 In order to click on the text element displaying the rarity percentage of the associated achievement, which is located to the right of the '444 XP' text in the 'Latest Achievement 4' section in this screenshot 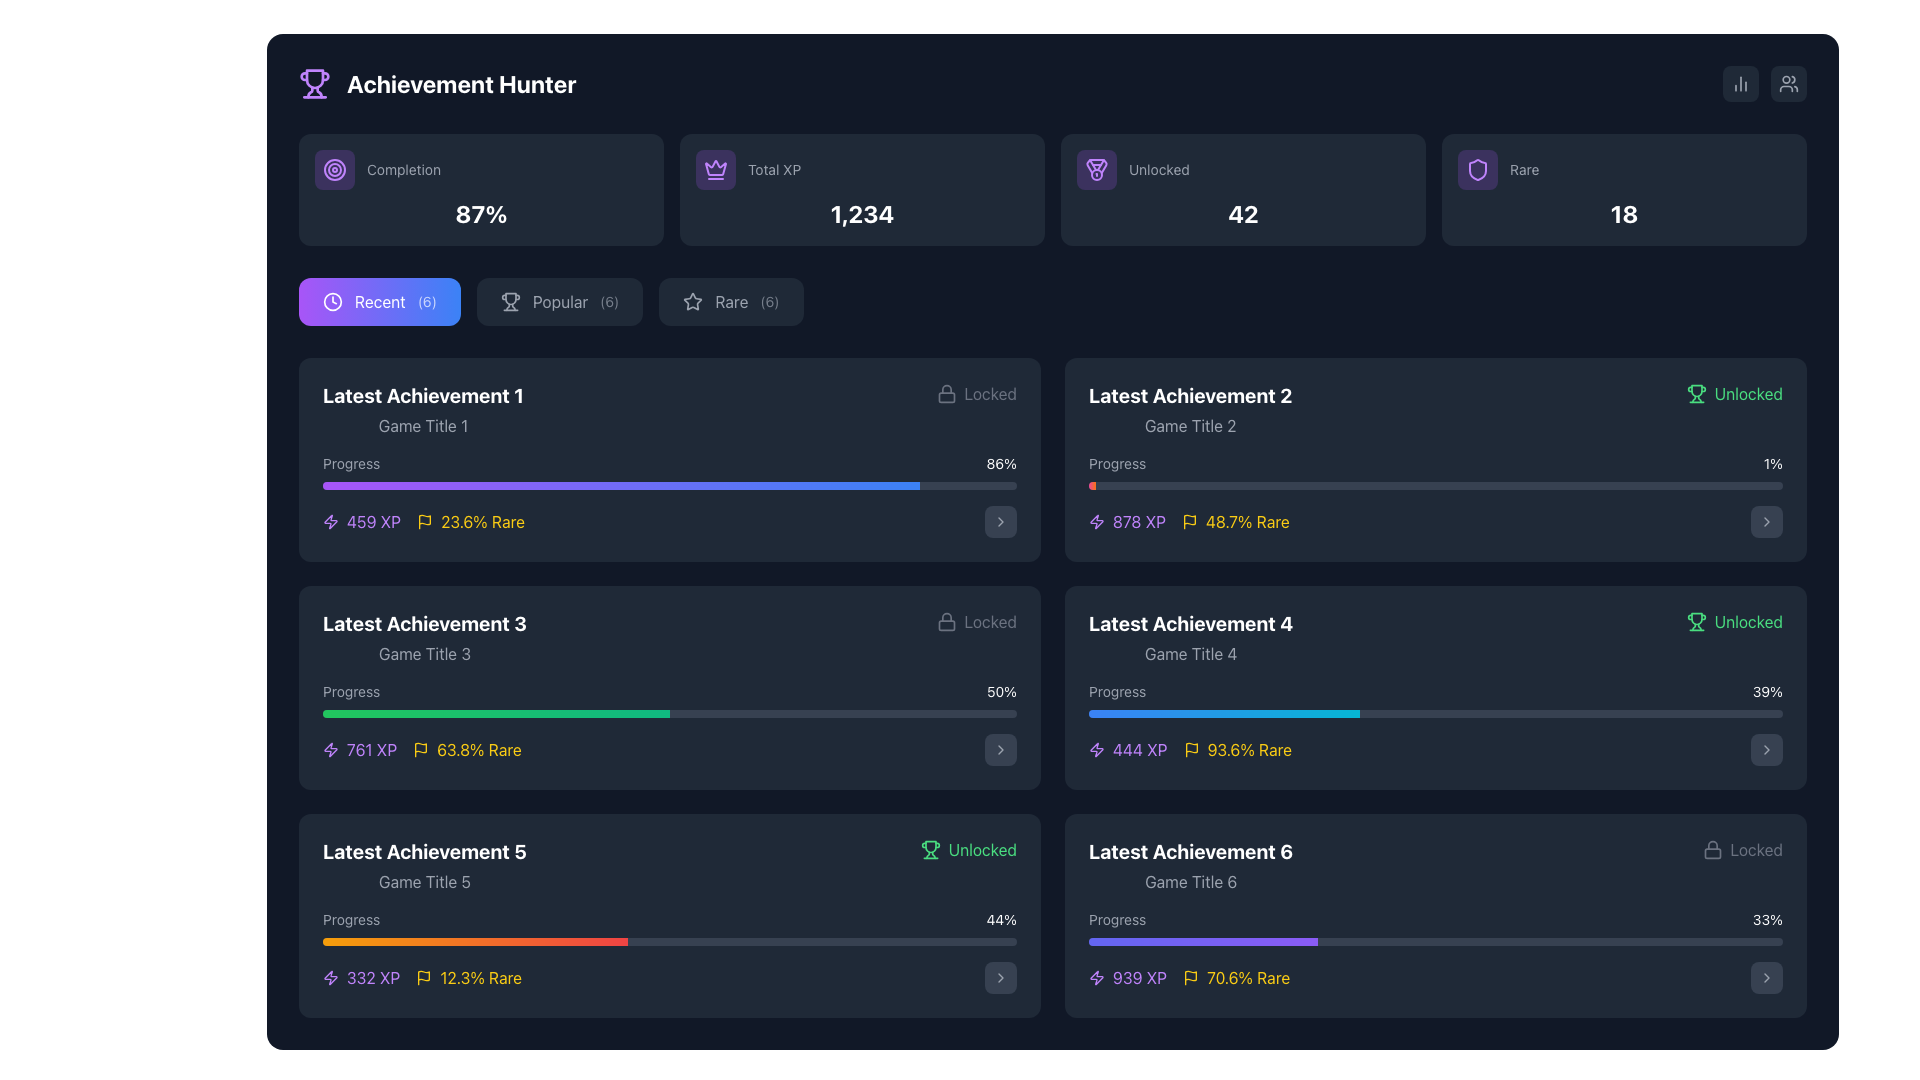, I will do `click(1236, 749)`.